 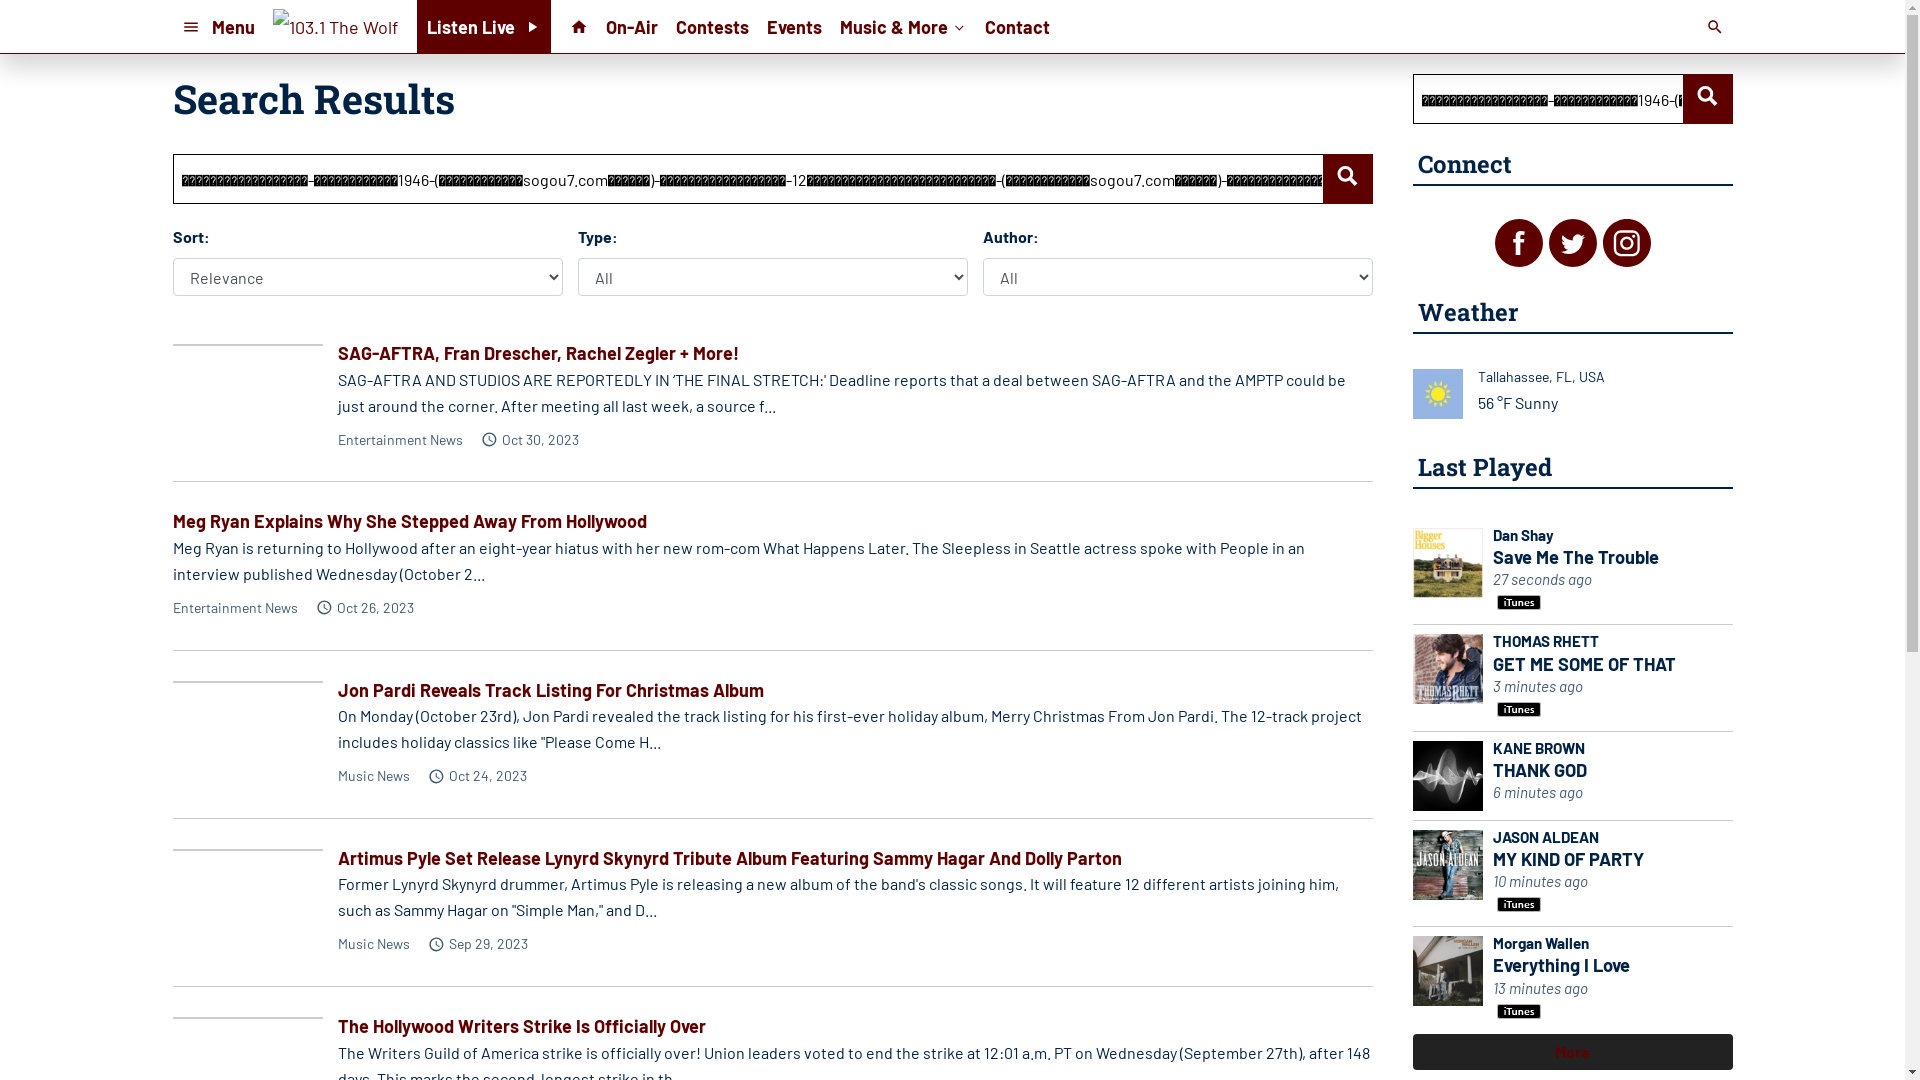 I want to click on 'More', so click(x=1571, y=1051).